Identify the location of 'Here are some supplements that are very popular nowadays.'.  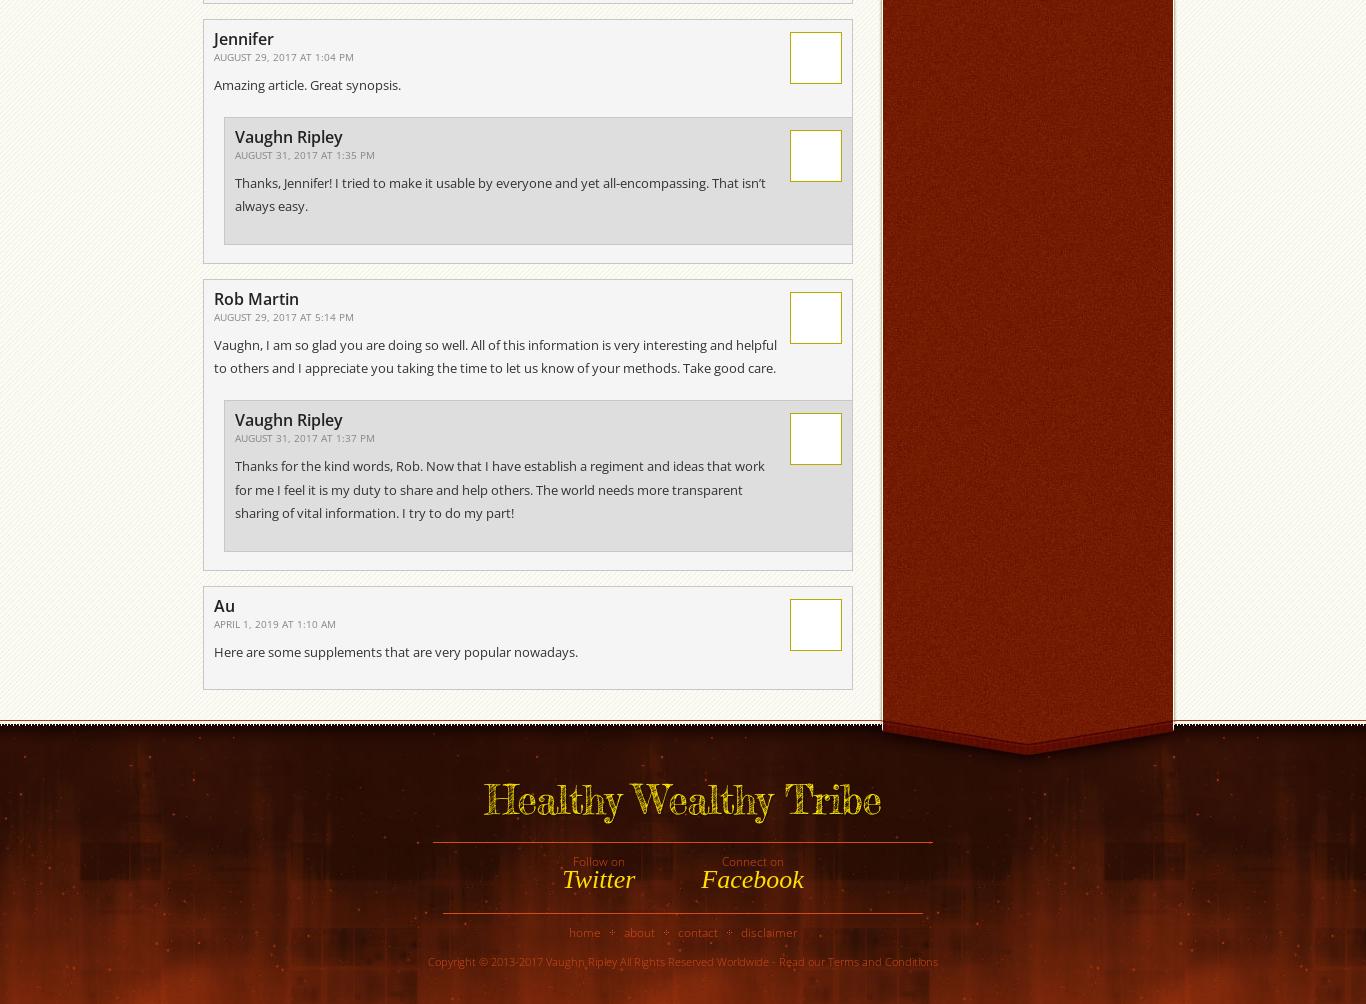
(395, 649).